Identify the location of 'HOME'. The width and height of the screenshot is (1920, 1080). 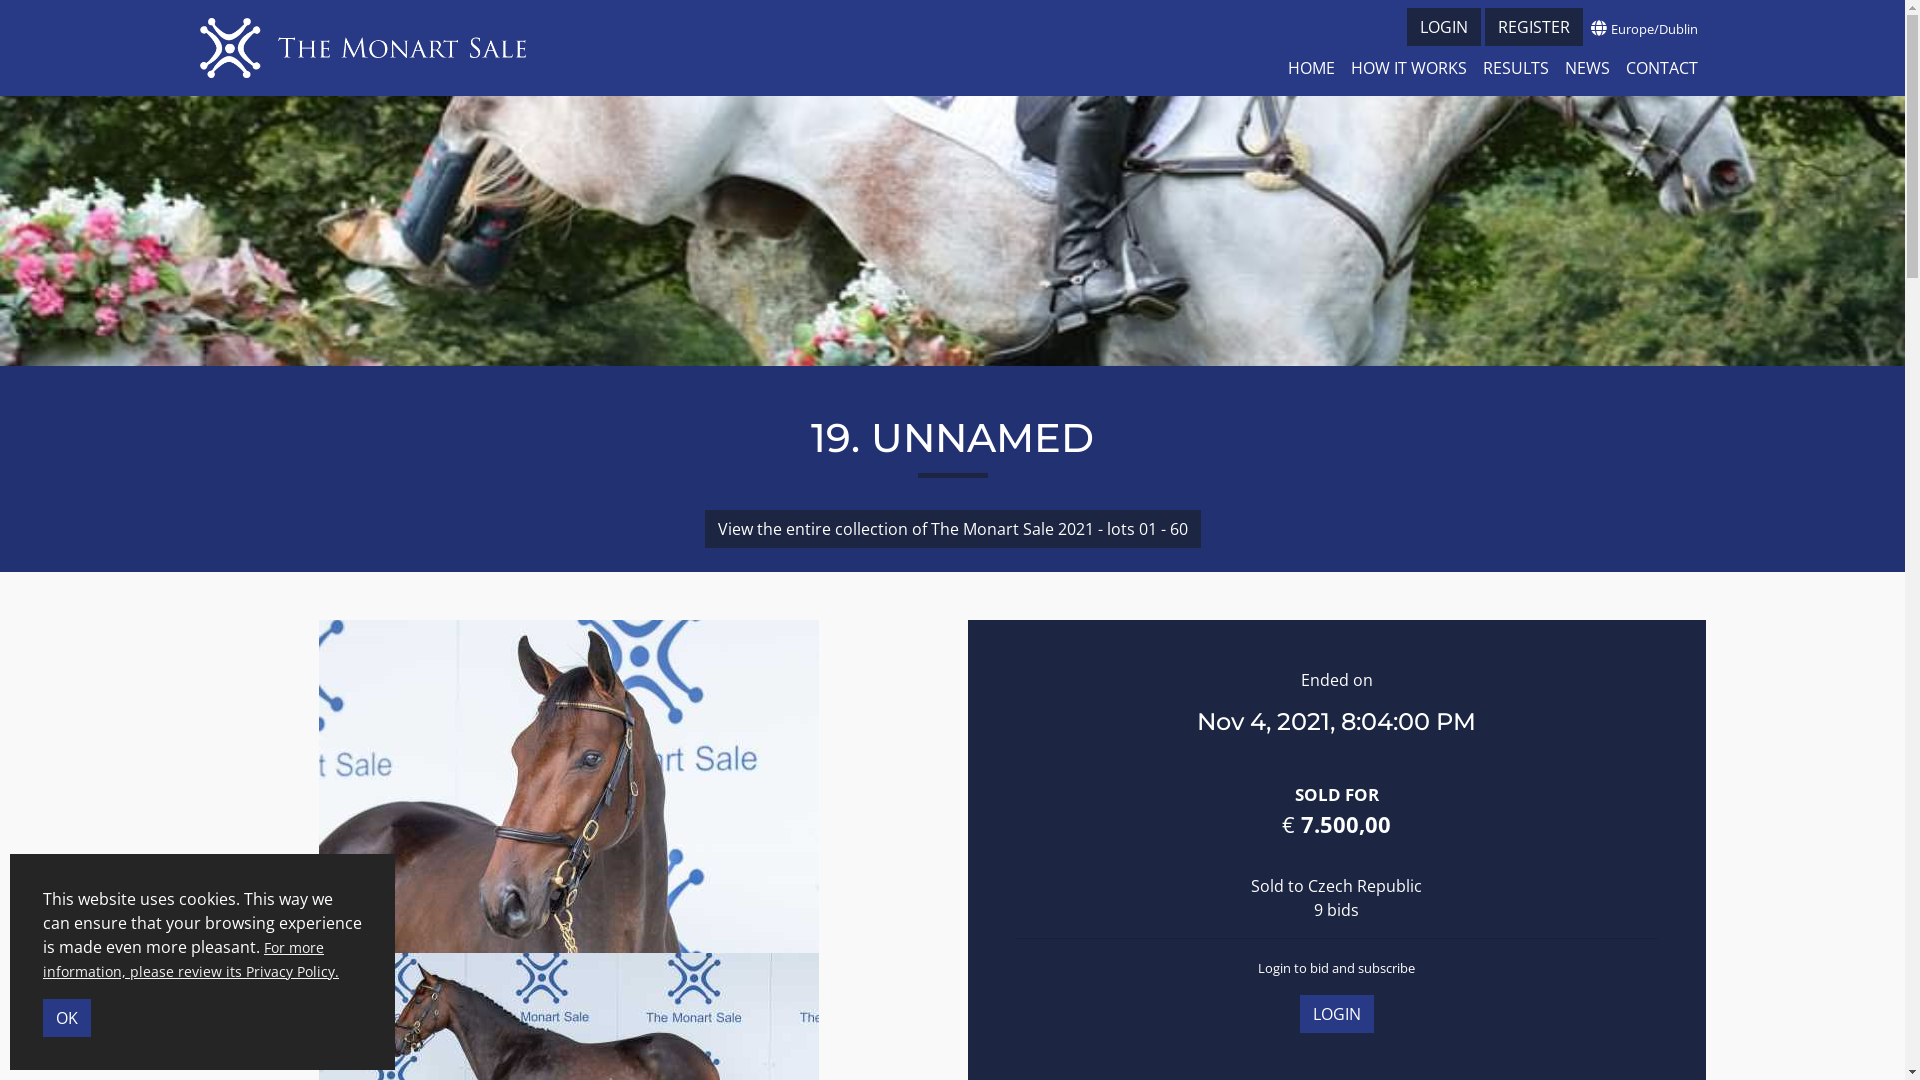
(1311, 67).